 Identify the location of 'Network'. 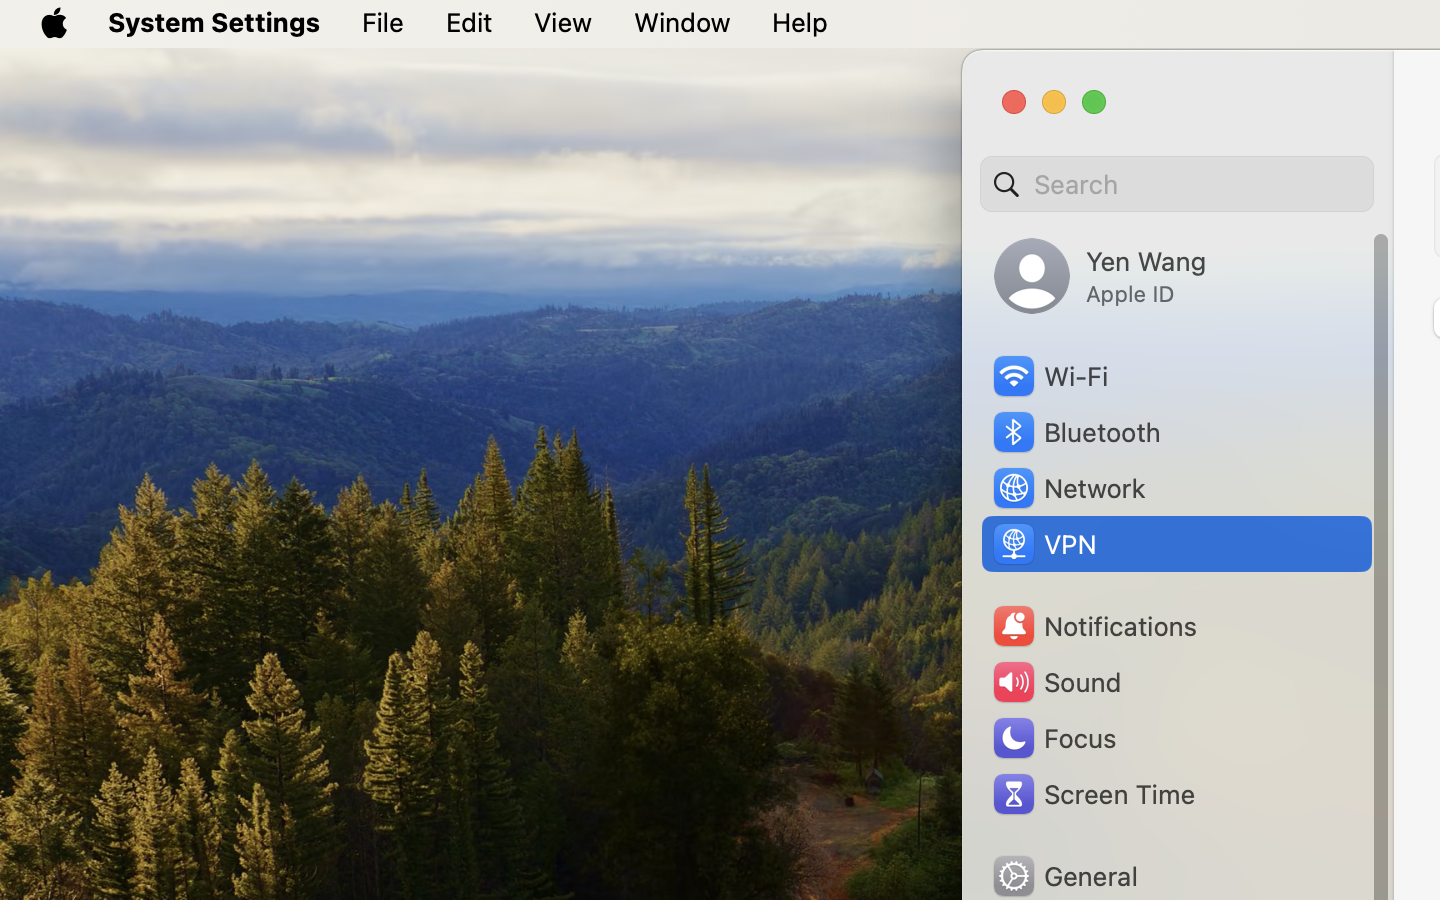
(1068, 486).